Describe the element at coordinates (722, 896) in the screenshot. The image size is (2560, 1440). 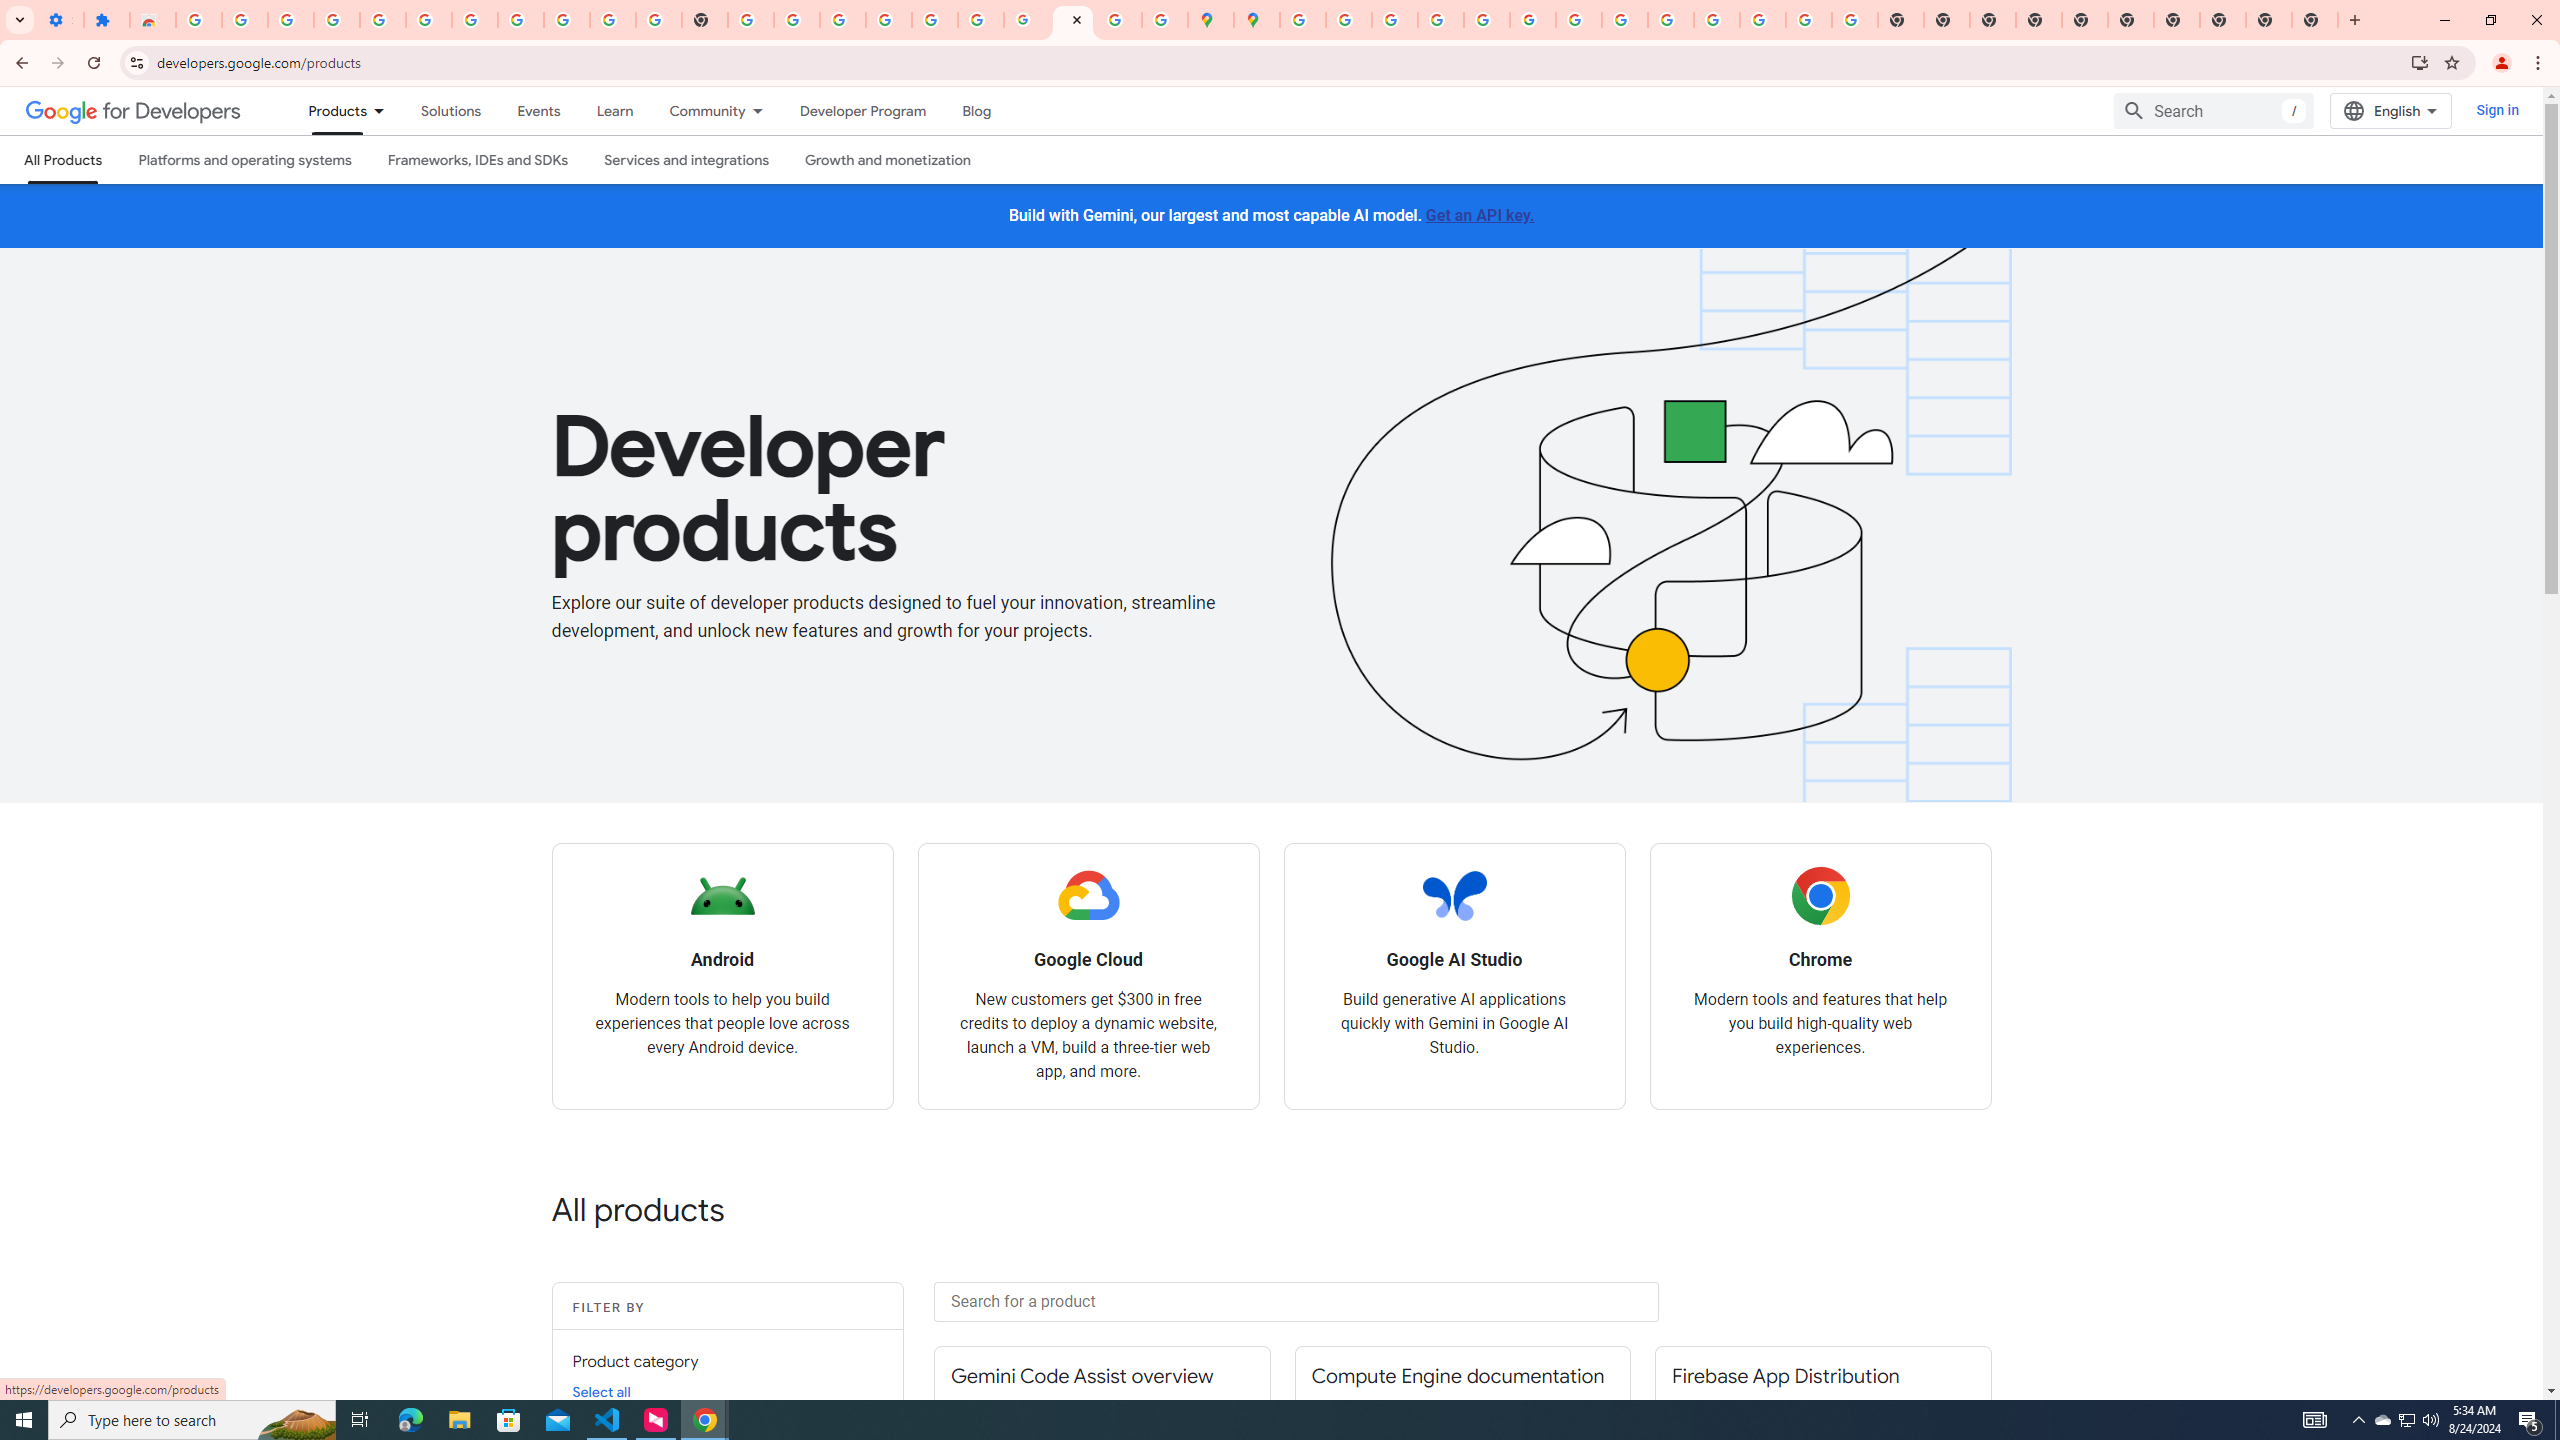
I see `'Android logo'` at that location.